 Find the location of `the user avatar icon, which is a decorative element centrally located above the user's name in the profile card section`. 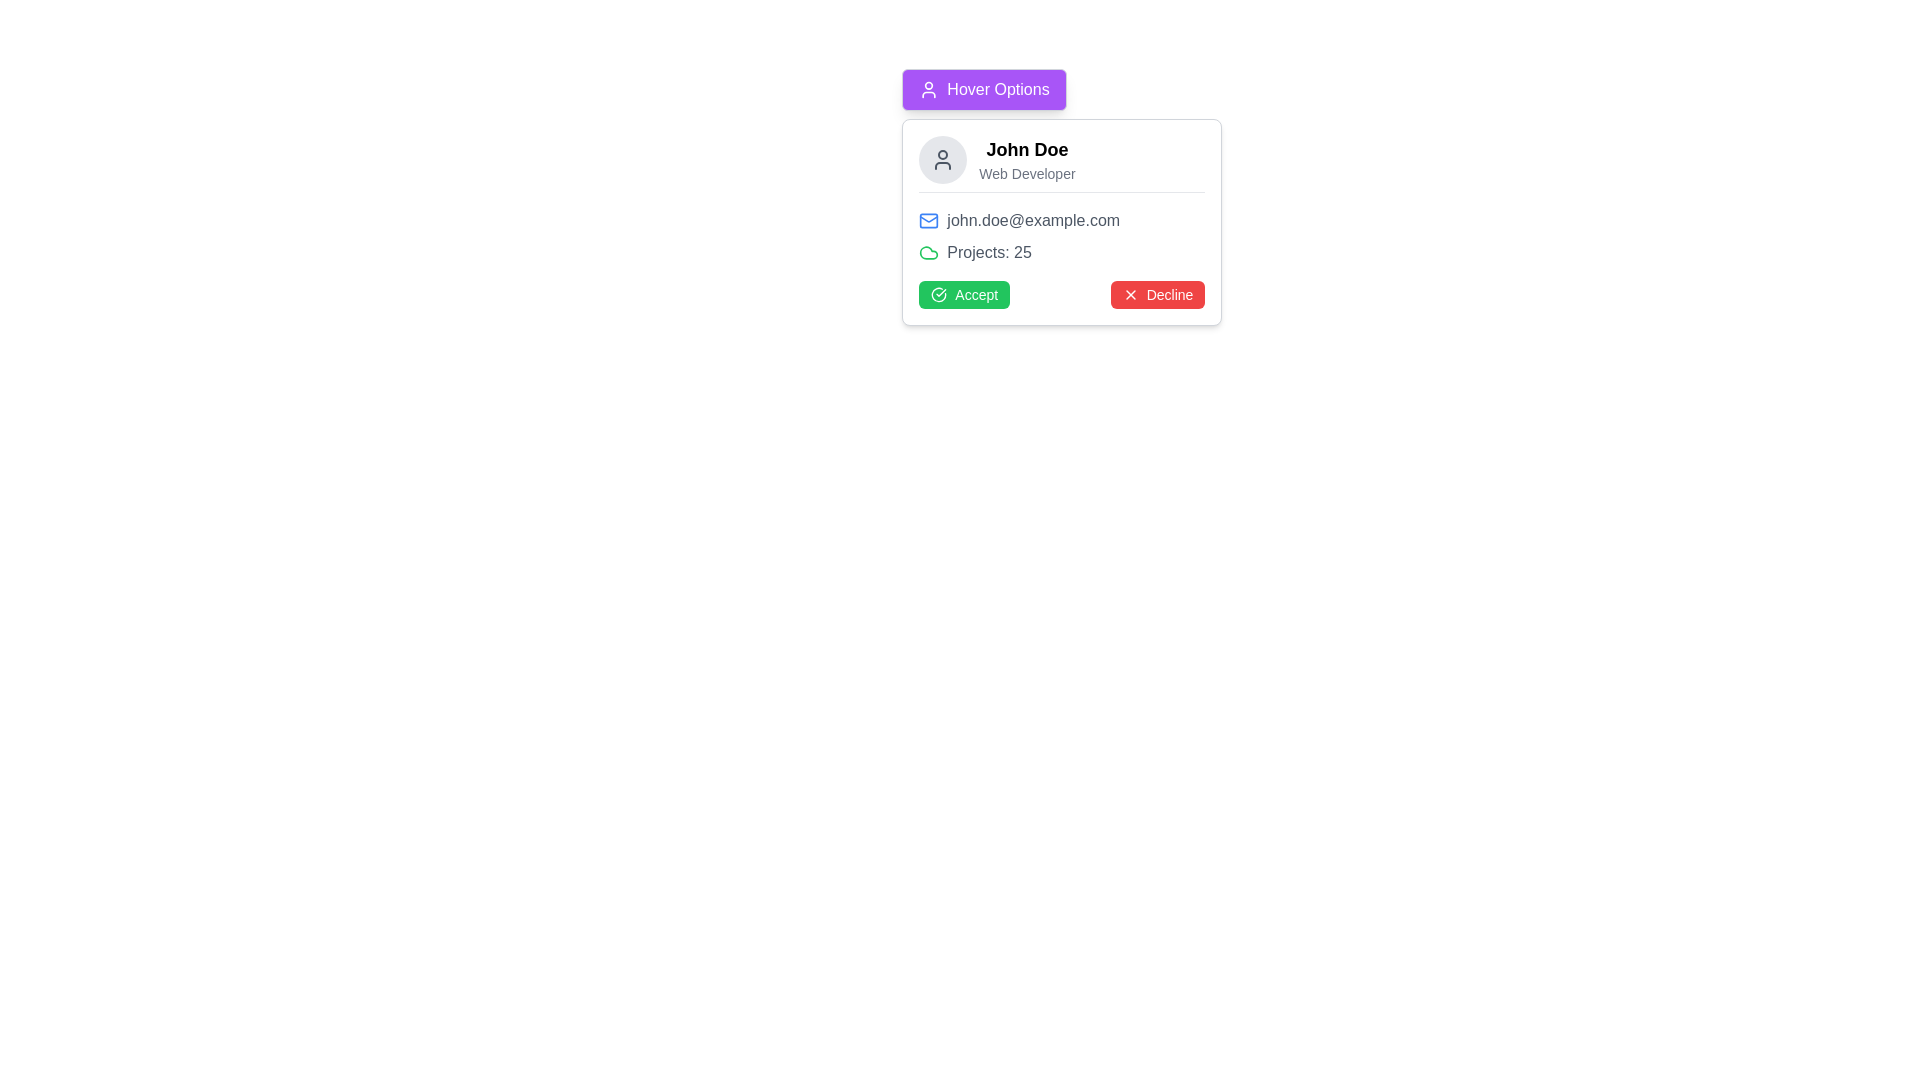

the user avatar icon, which is a decorative element centrally located above the user's name in the profile card section is located at coordinates (942, 158).